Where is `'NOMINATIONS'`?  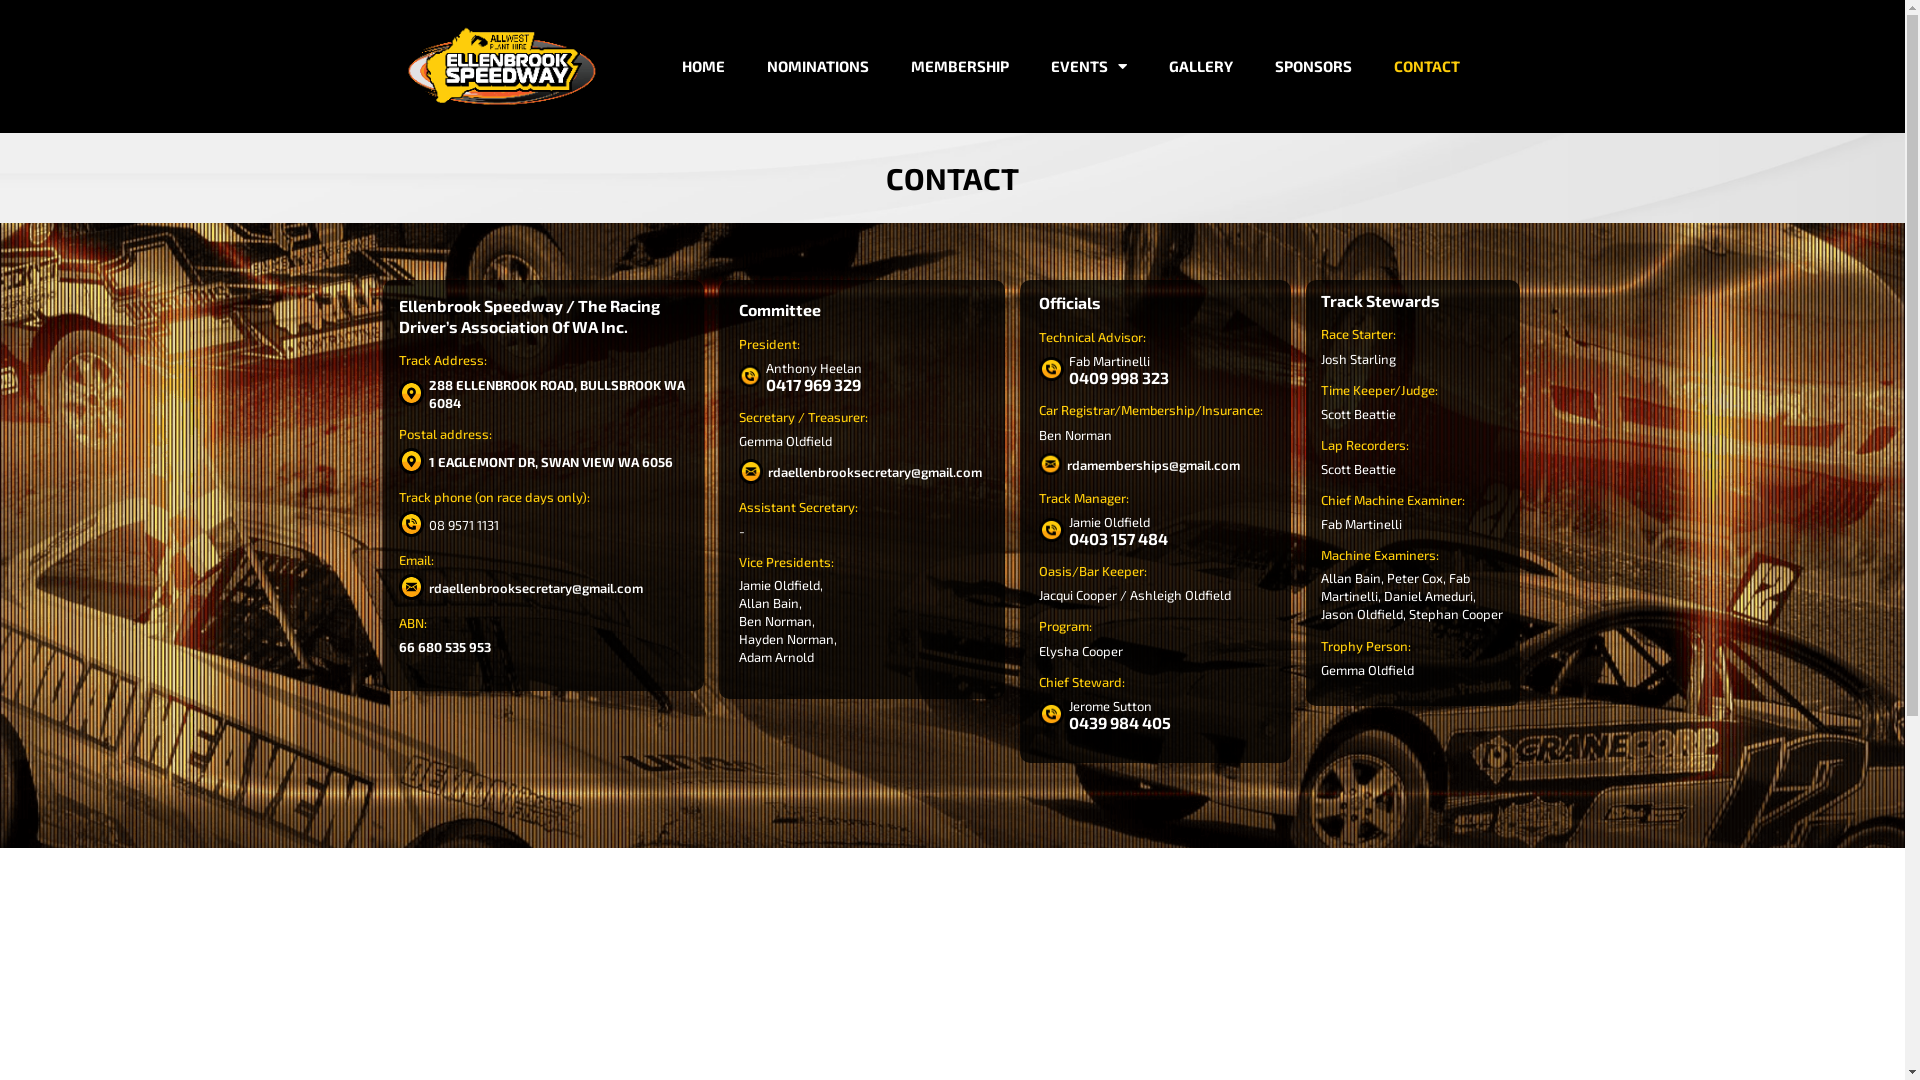
'NOMINATIONS' is located at coordinates (758, 65).